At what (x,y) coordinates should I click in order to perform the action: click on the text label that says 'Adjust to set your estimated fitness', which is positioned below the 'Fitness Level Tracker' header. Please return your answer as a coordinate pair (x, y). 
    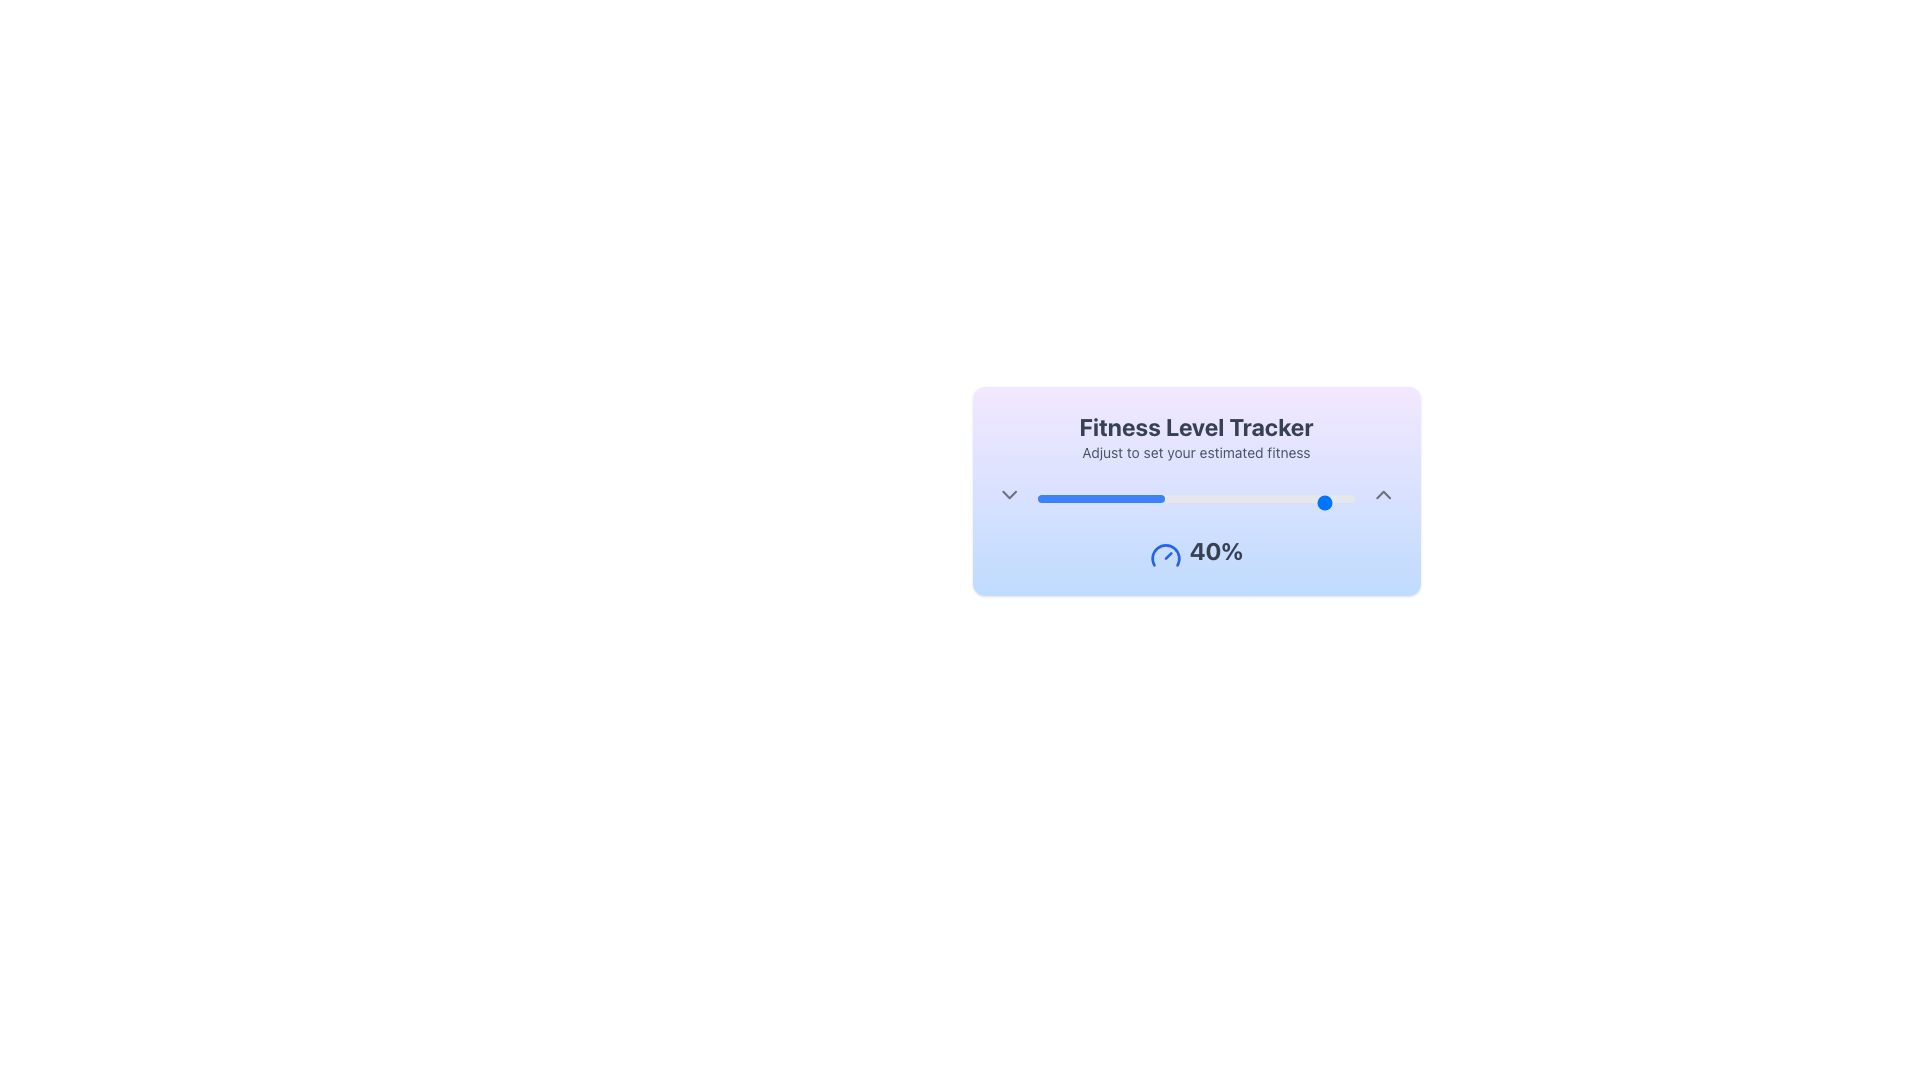
    Looking at the image, I should click on (1196, 452).